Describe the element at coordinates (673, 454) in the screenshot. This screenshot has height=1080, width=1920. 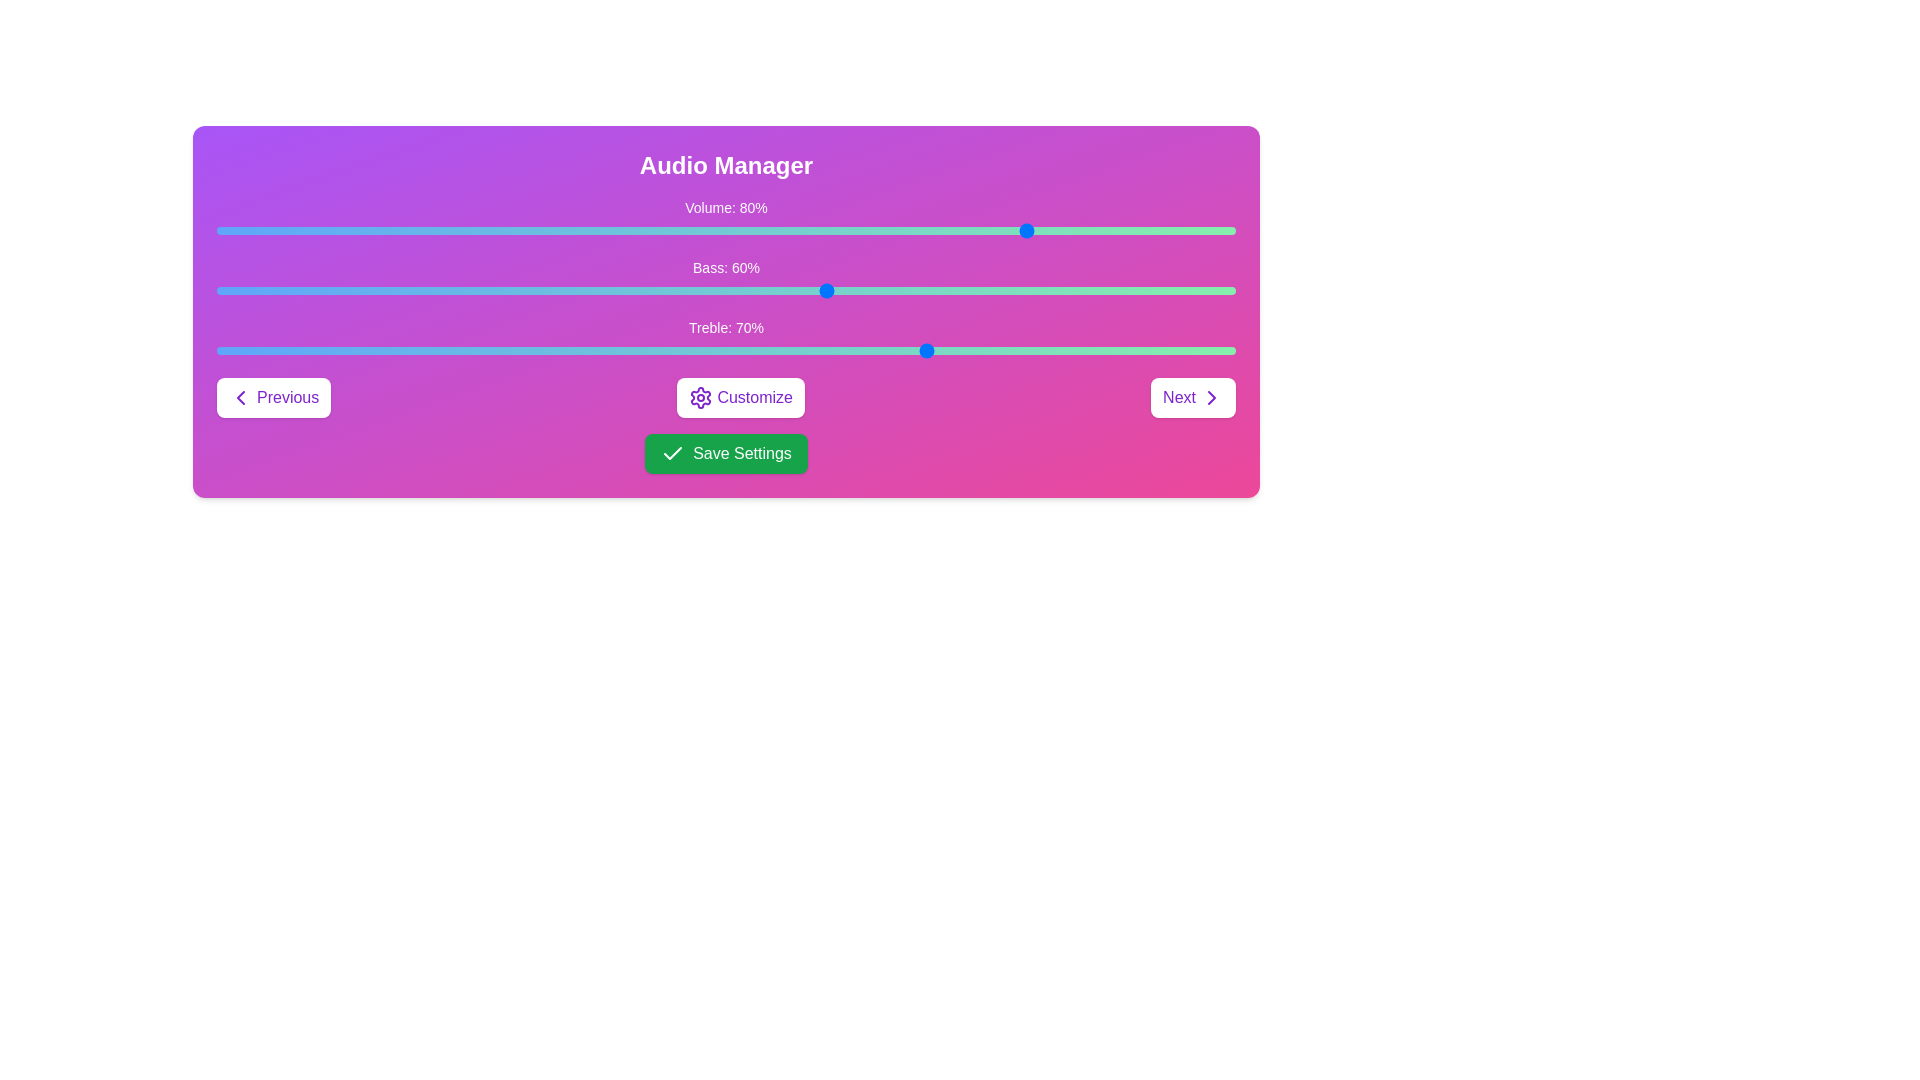
I see `the green checkmark icon located to the left of the 'Save Settings' button in the footer section of the interface` at that location.